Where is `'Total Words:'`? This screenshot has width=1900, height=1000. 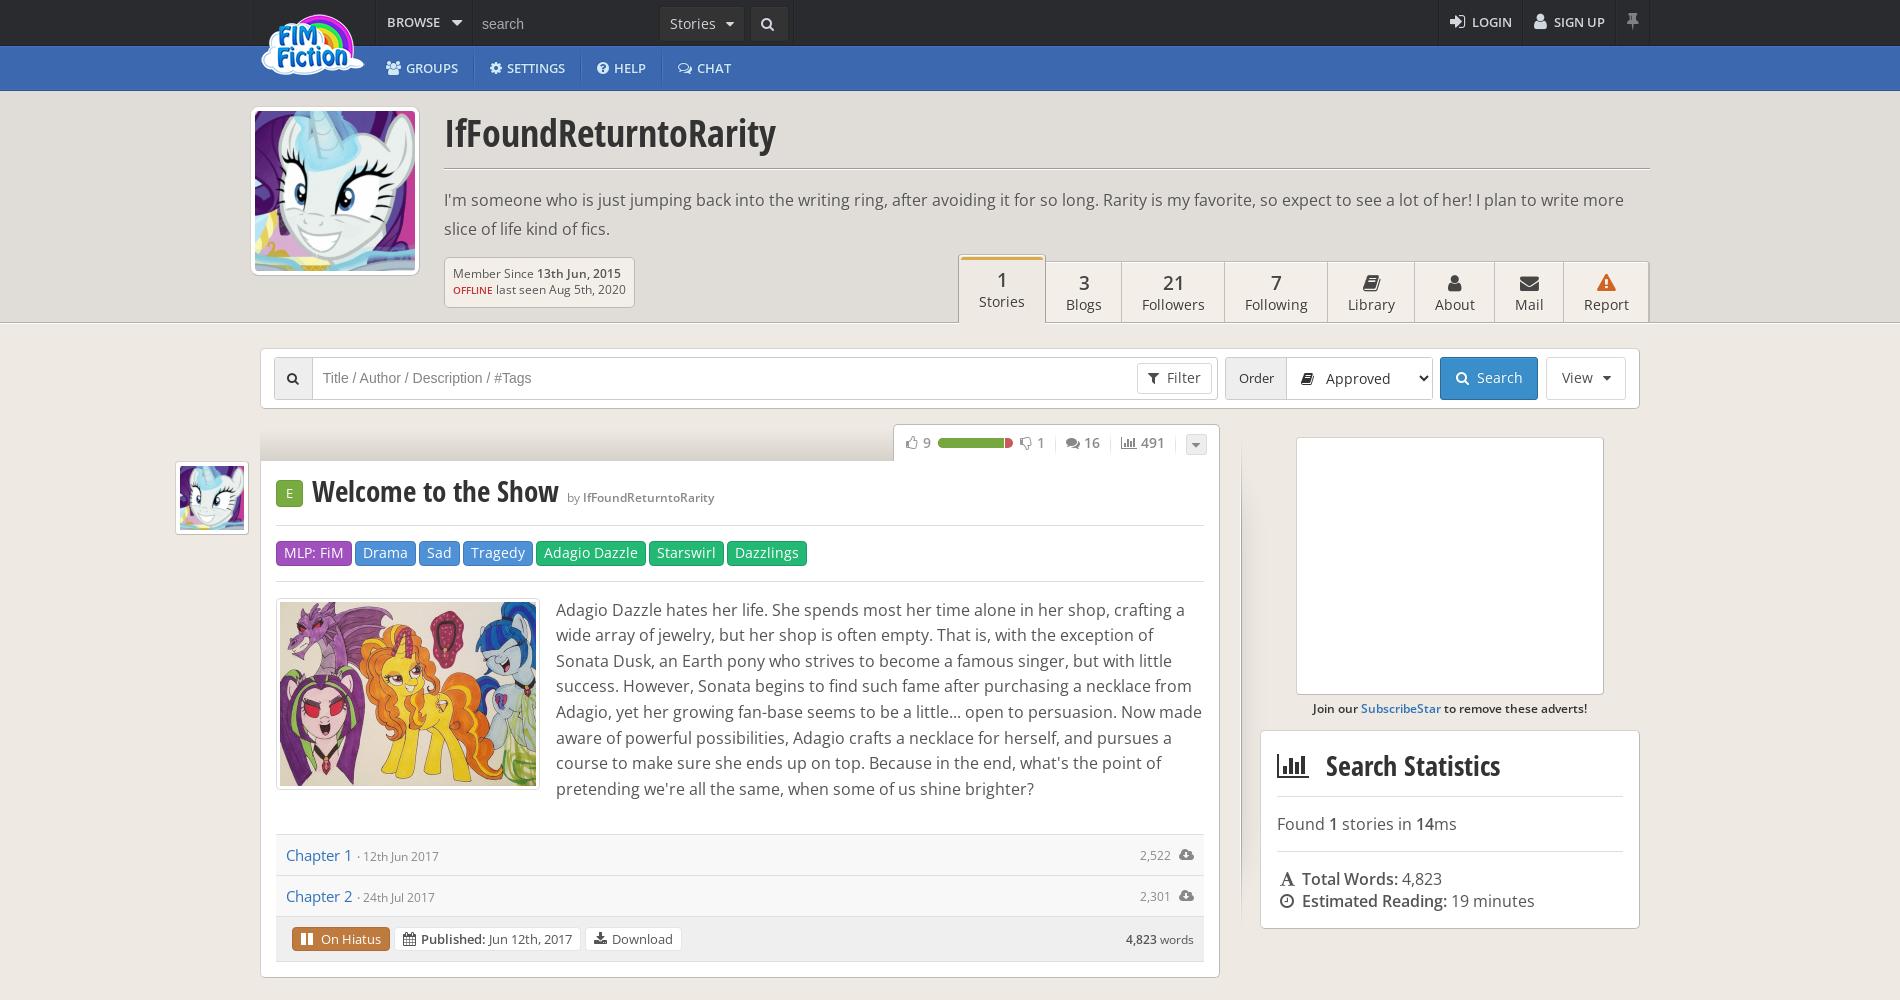 'Total Words:' is located at coordinates (1348, 879).